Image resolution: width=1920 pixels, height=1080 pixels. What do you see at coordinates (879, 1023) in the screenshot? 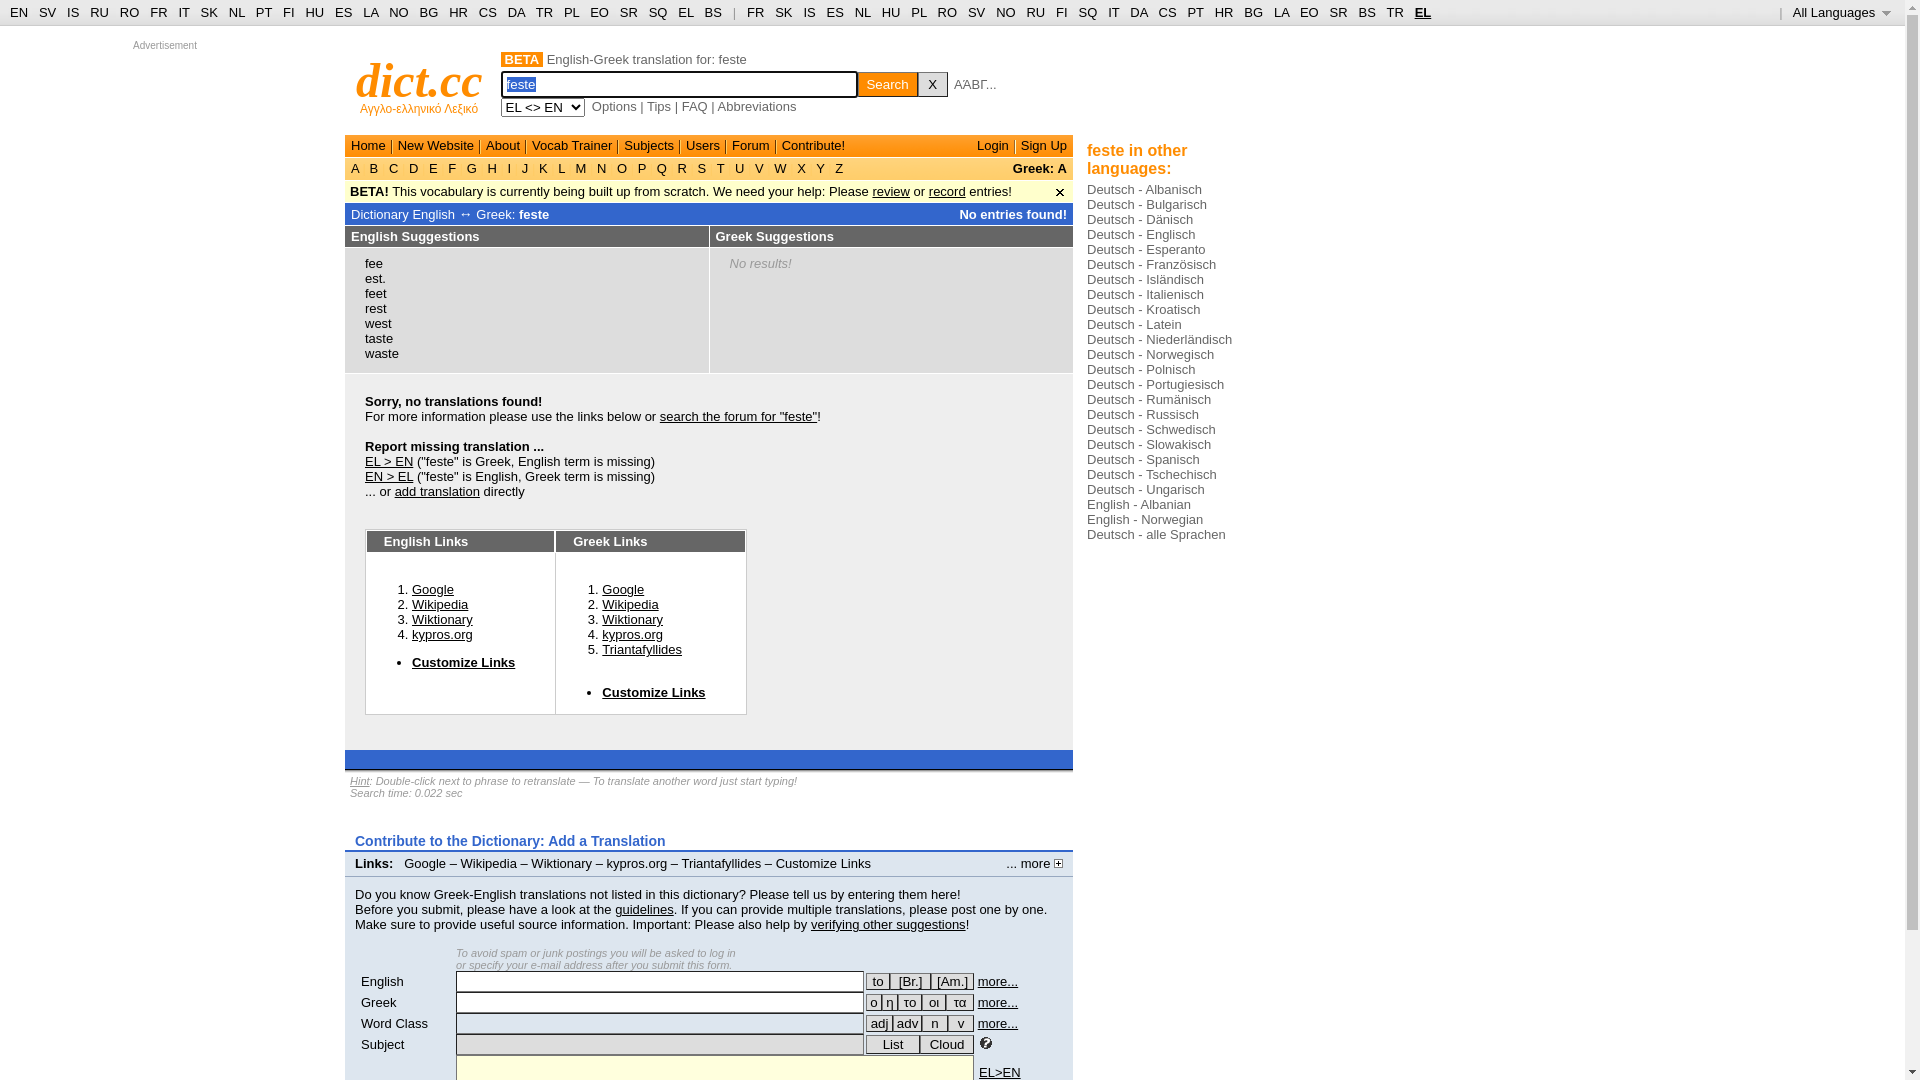
I see `'adj'` at bounding box center [879, 1023].